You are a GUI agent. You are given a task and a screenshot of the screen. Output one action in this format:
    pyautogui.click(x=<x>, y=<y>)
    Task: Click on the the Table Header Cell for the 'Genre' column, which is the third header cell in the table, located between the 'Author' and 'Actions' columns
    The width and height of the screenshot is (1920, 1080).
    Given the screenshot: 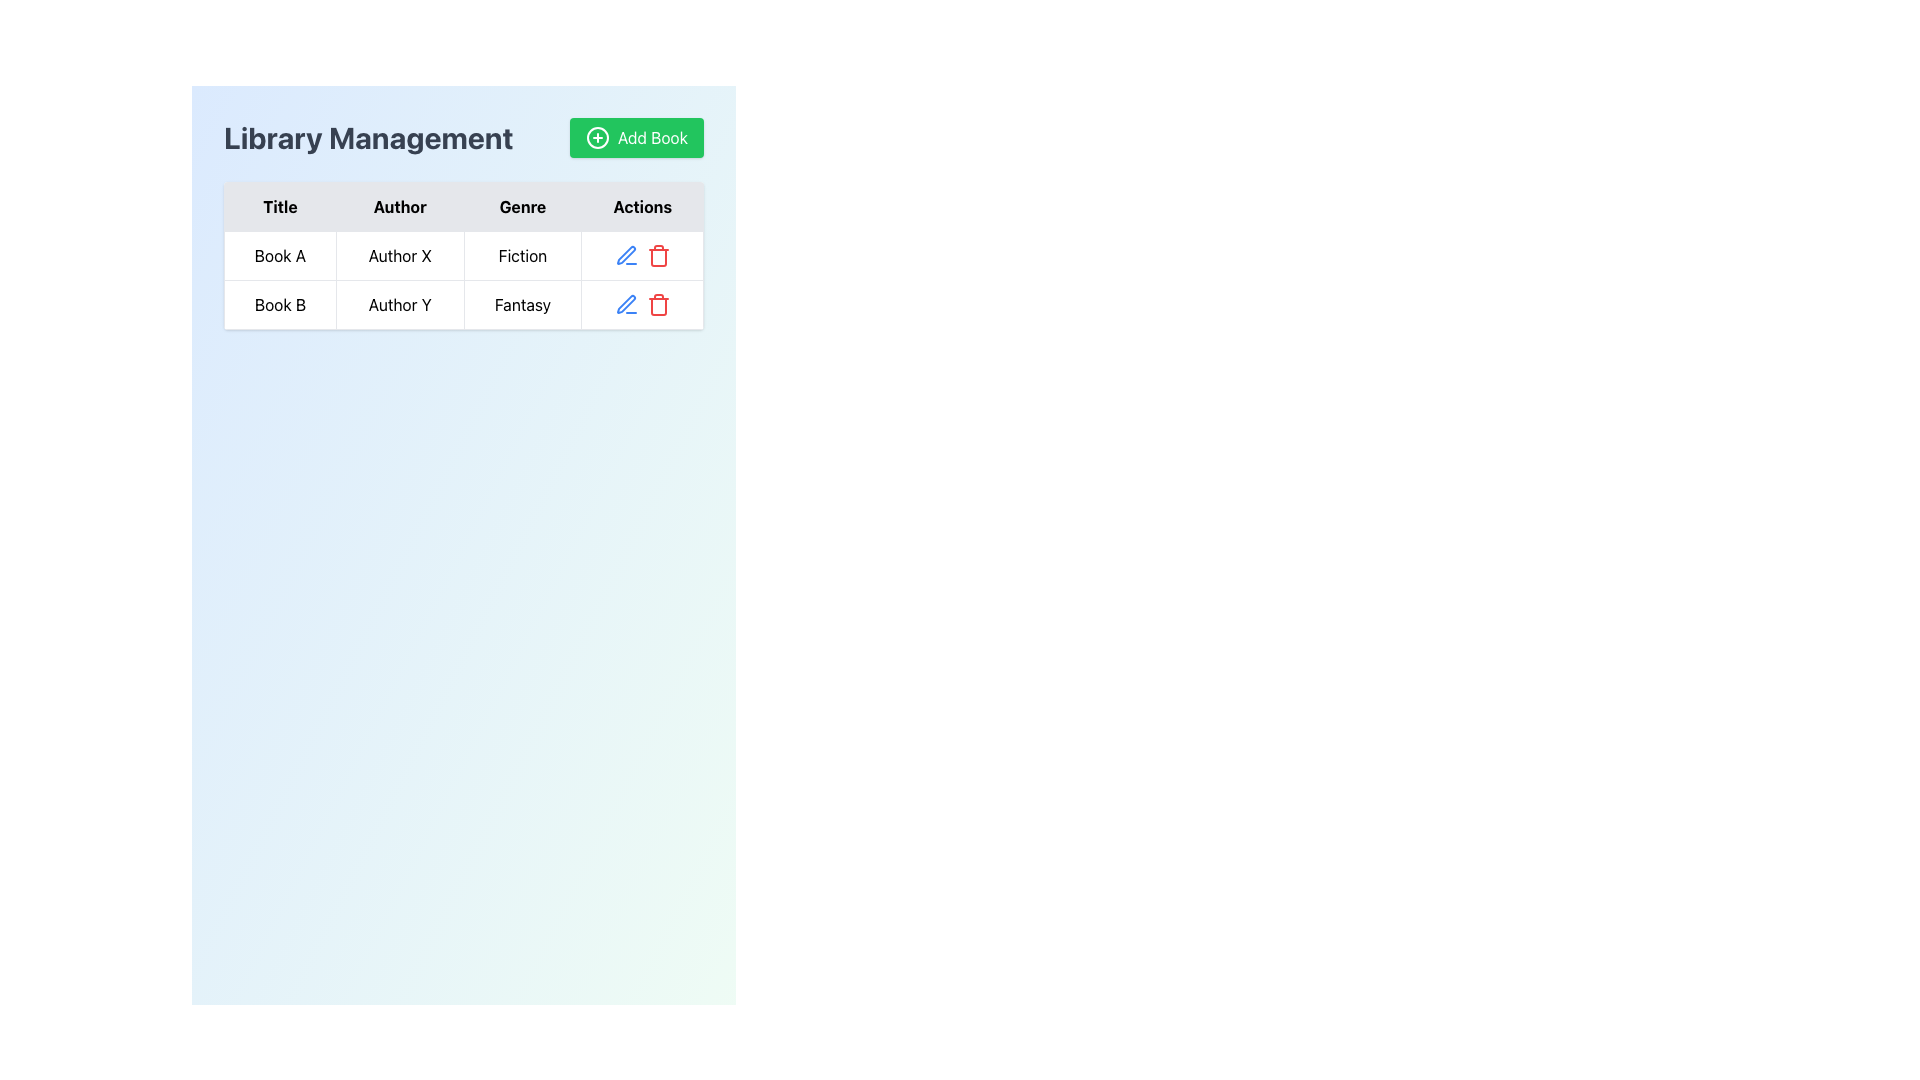 What is the action you would take?
    pyautogui.click(x=523, y=207)
    